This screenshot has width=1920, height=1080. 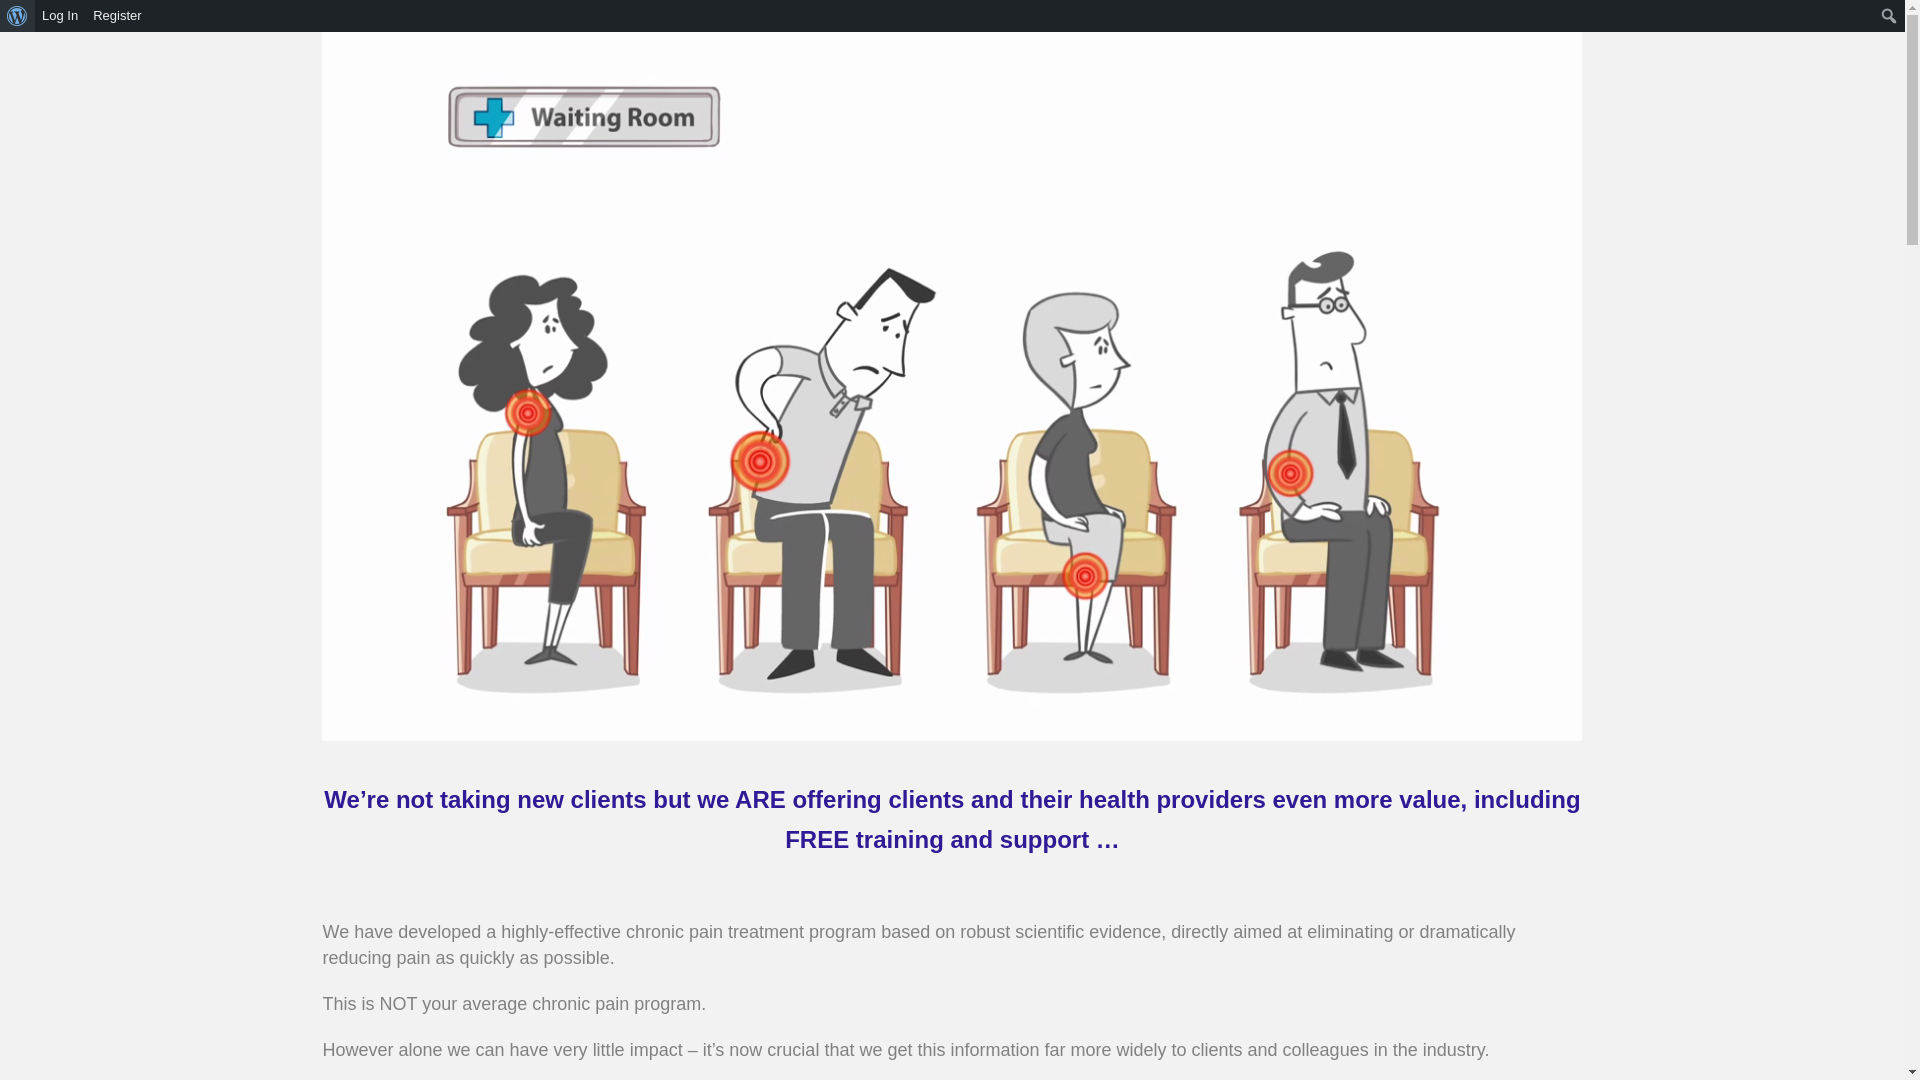 What do you see at coordinates (22, 18) in the screenshot?
I see `'Search'` at bounding box center [22, 18].